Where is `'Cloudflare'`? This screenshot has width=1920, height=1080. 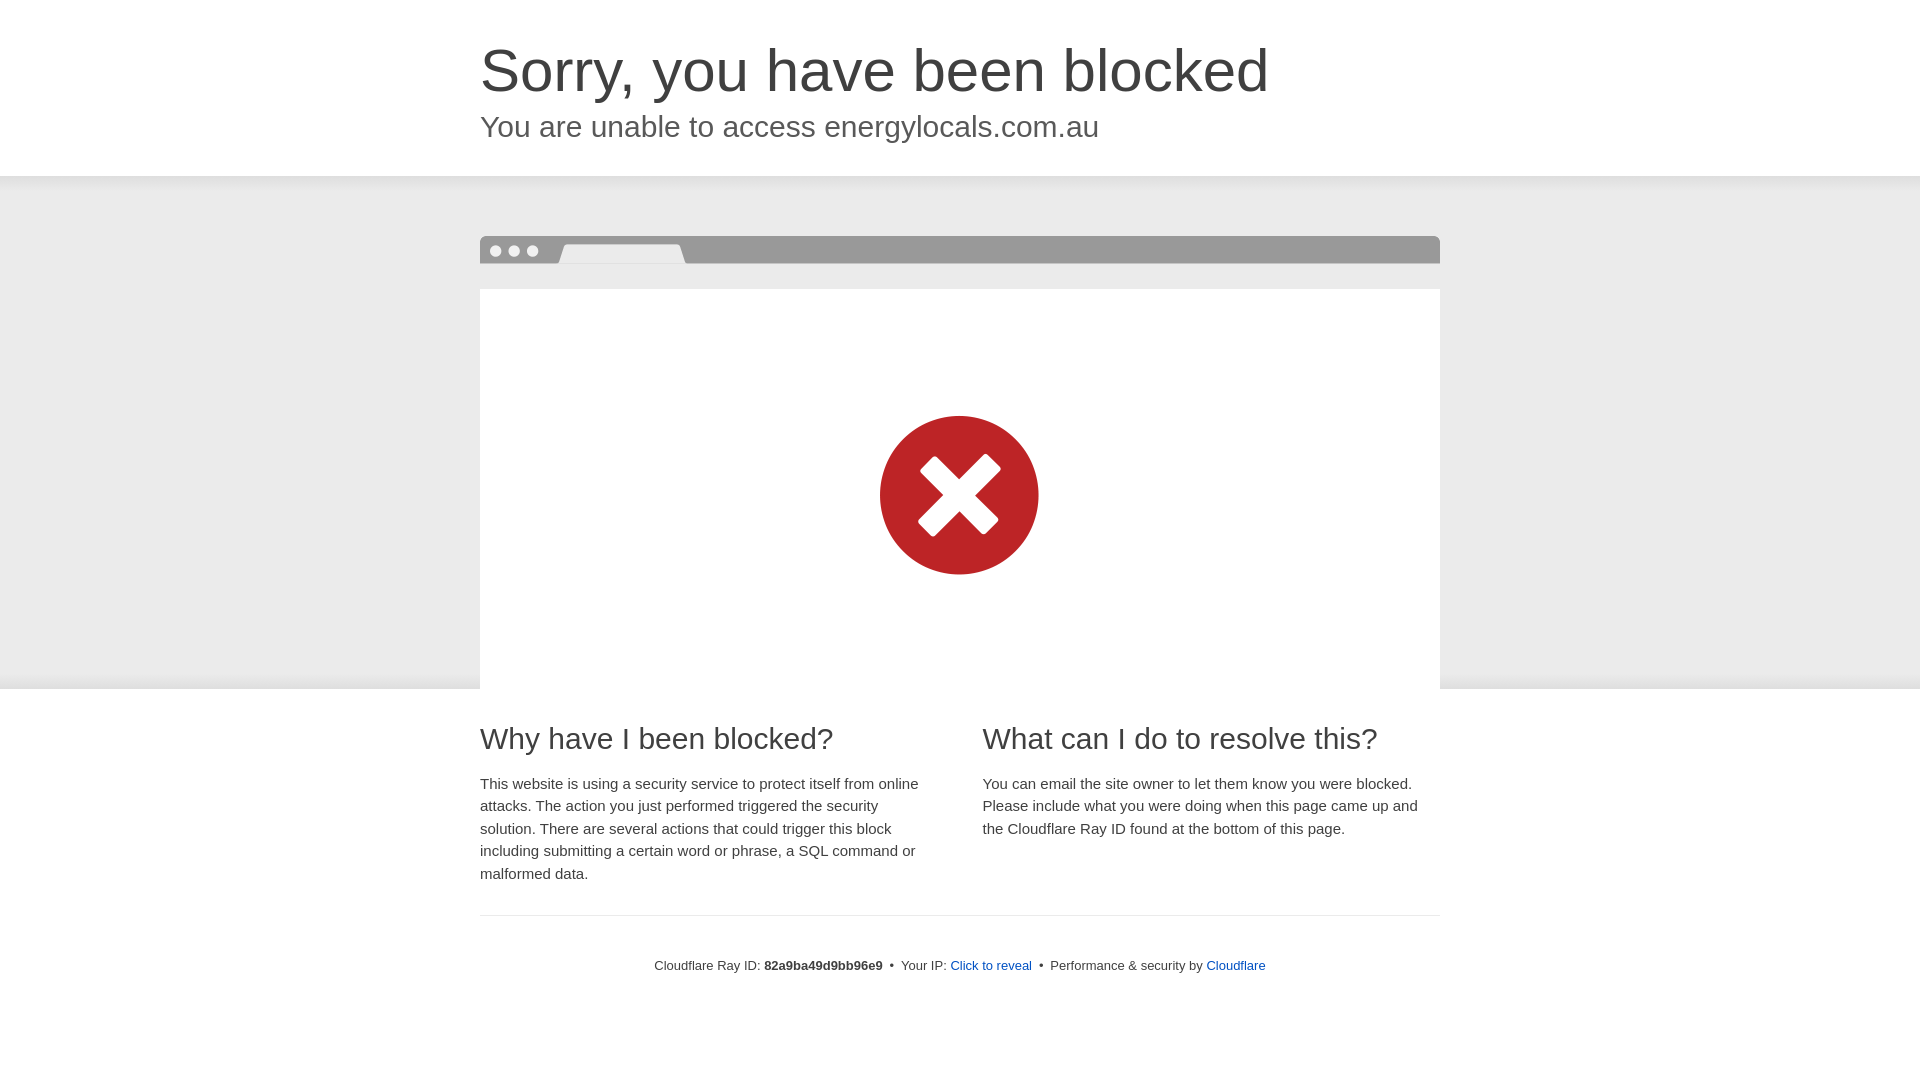
'Cloudflare' is located at coordinates (1234, 964).